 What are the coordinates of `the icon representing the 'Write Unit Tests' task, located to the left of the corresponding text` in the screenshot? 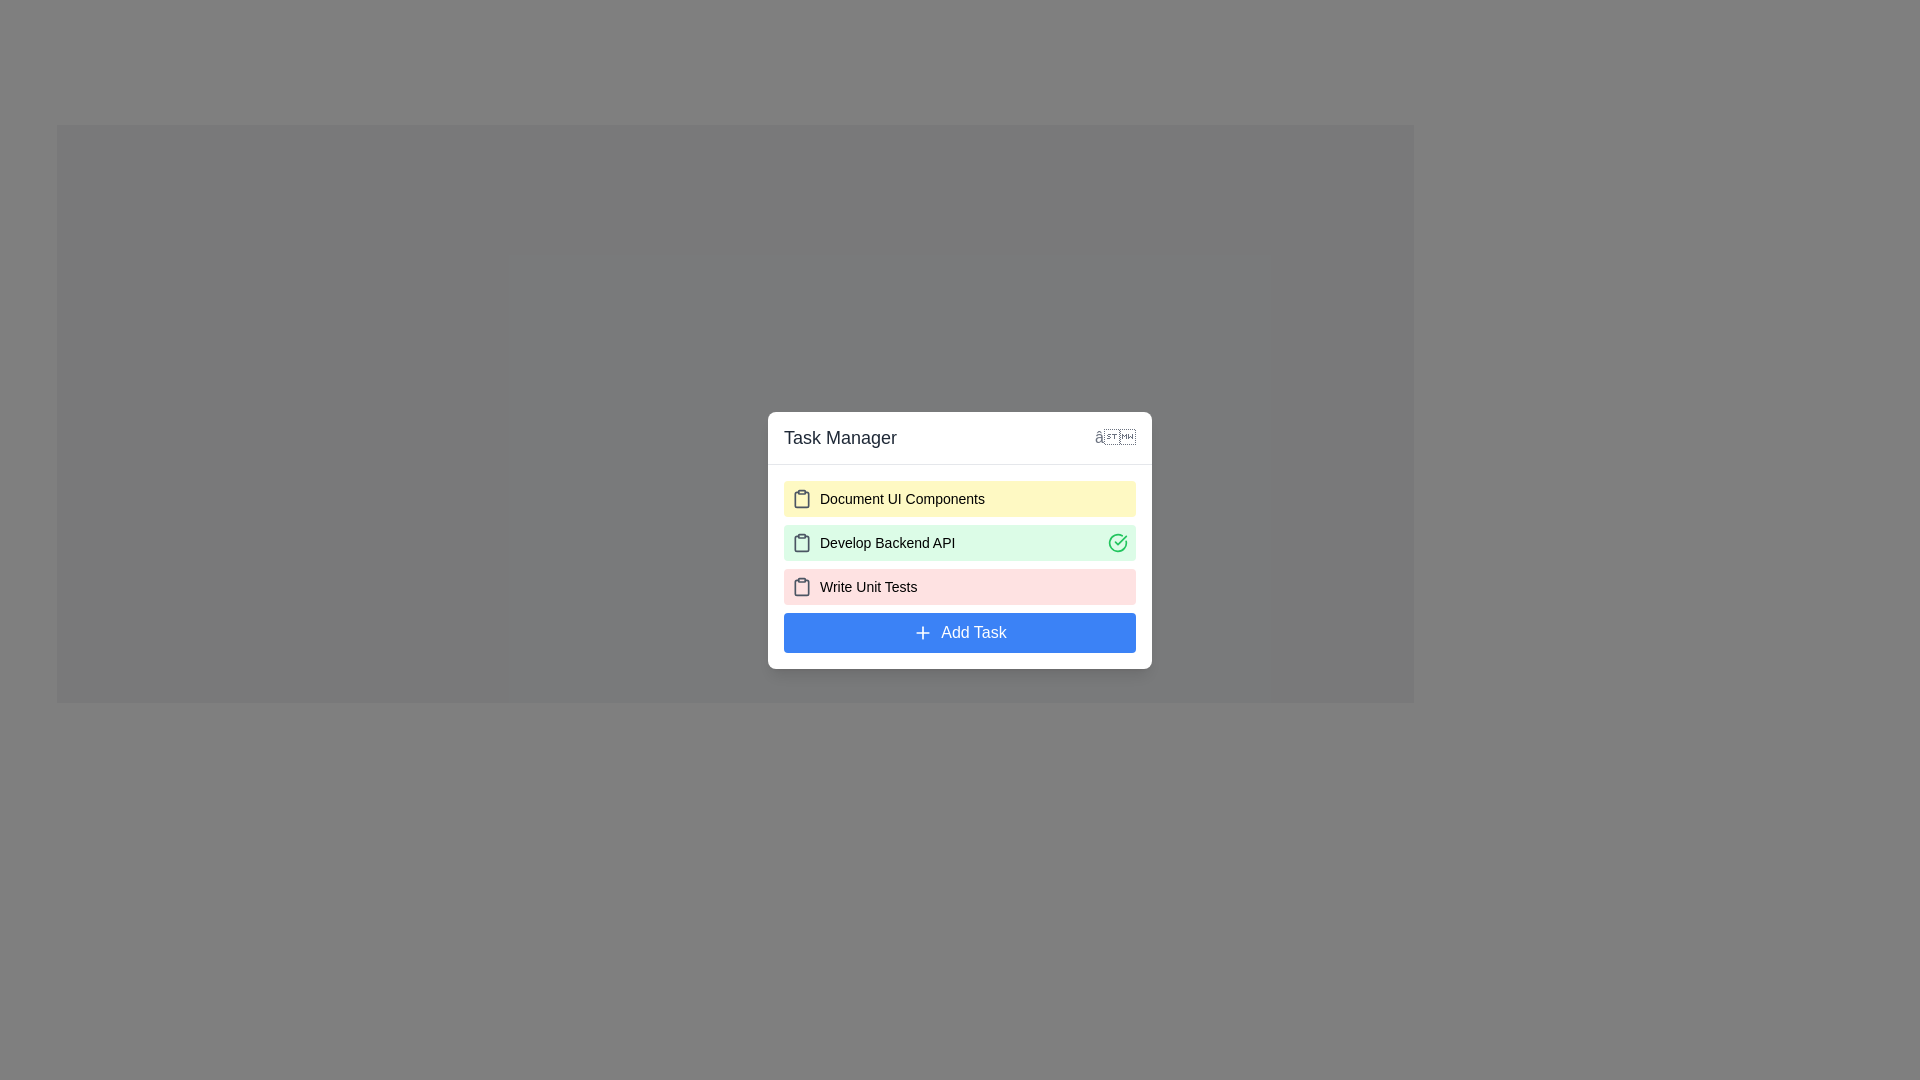 It's located at (801, 585).